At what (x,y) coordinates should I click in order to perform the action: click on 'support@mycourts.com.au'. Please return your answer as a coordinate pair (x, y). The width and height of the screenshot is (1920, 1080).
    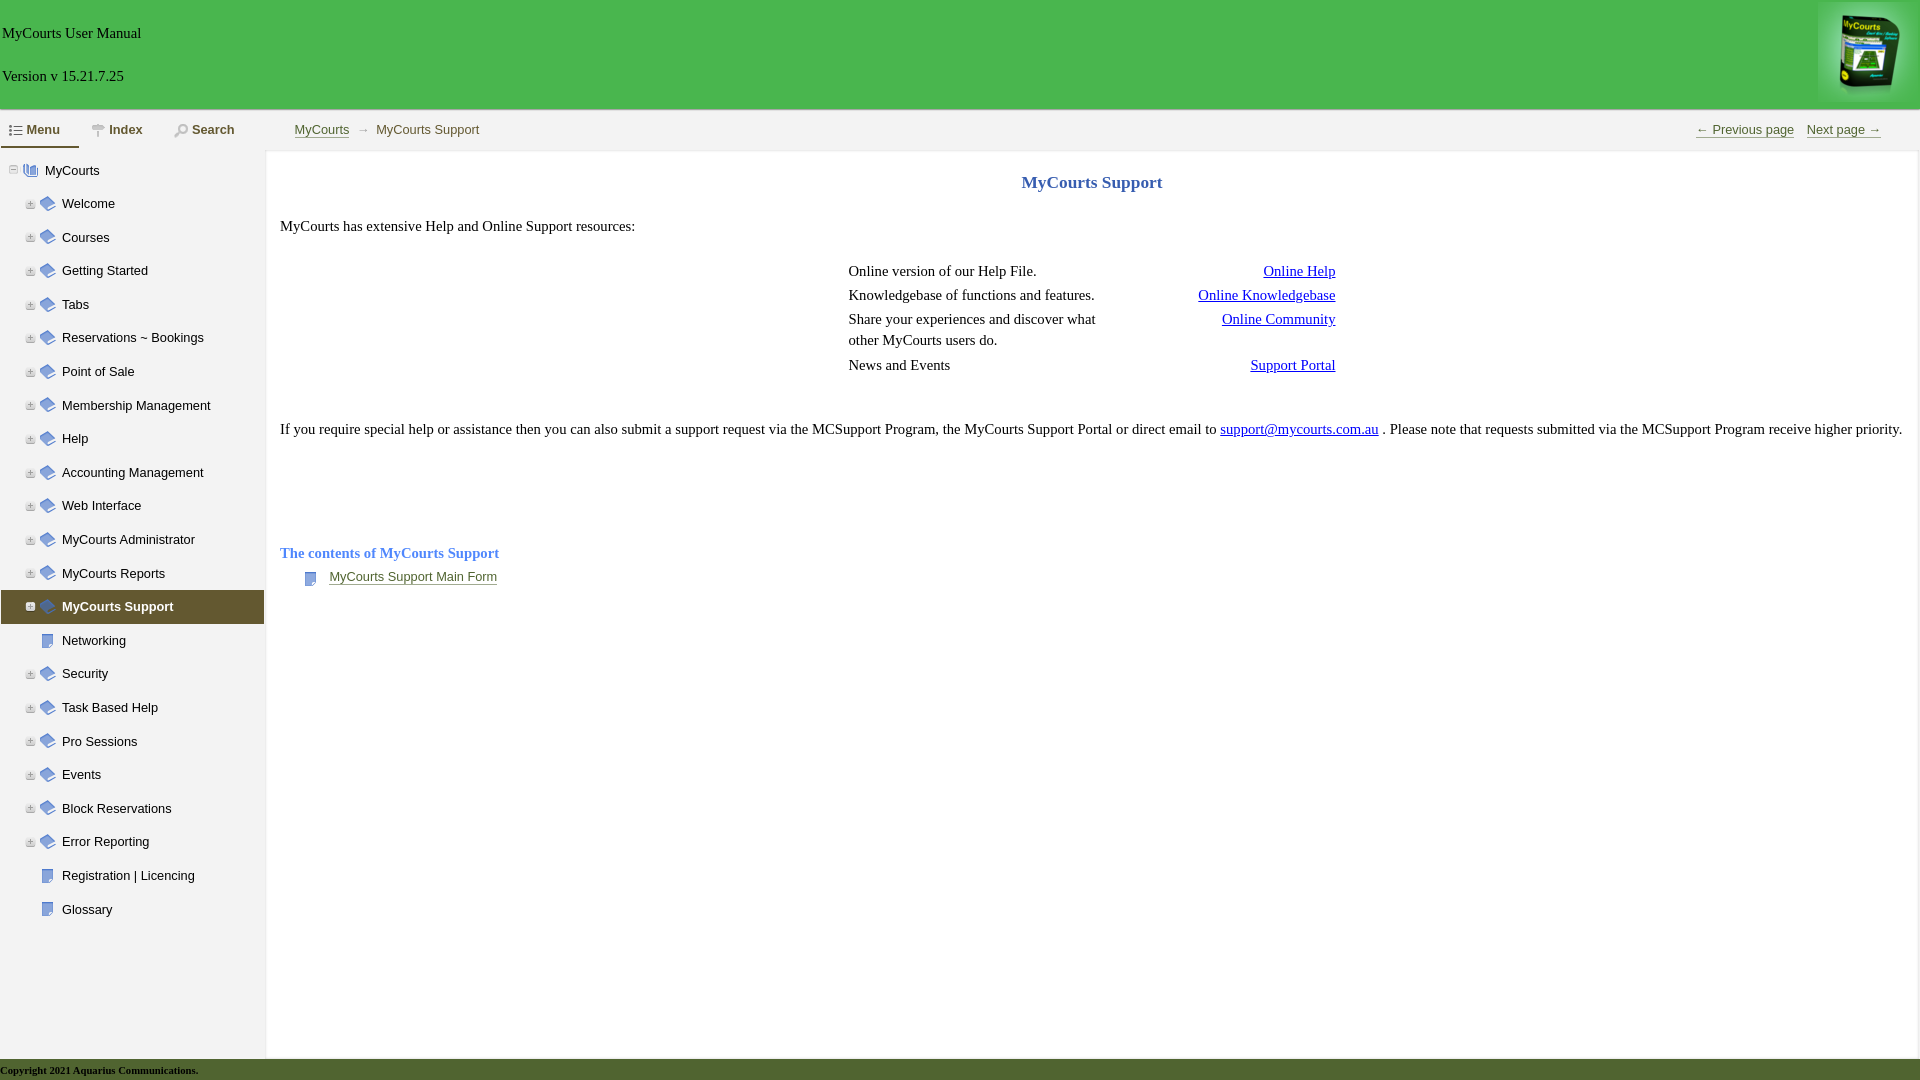
    Looking at the image, I should click on (1218, 428).